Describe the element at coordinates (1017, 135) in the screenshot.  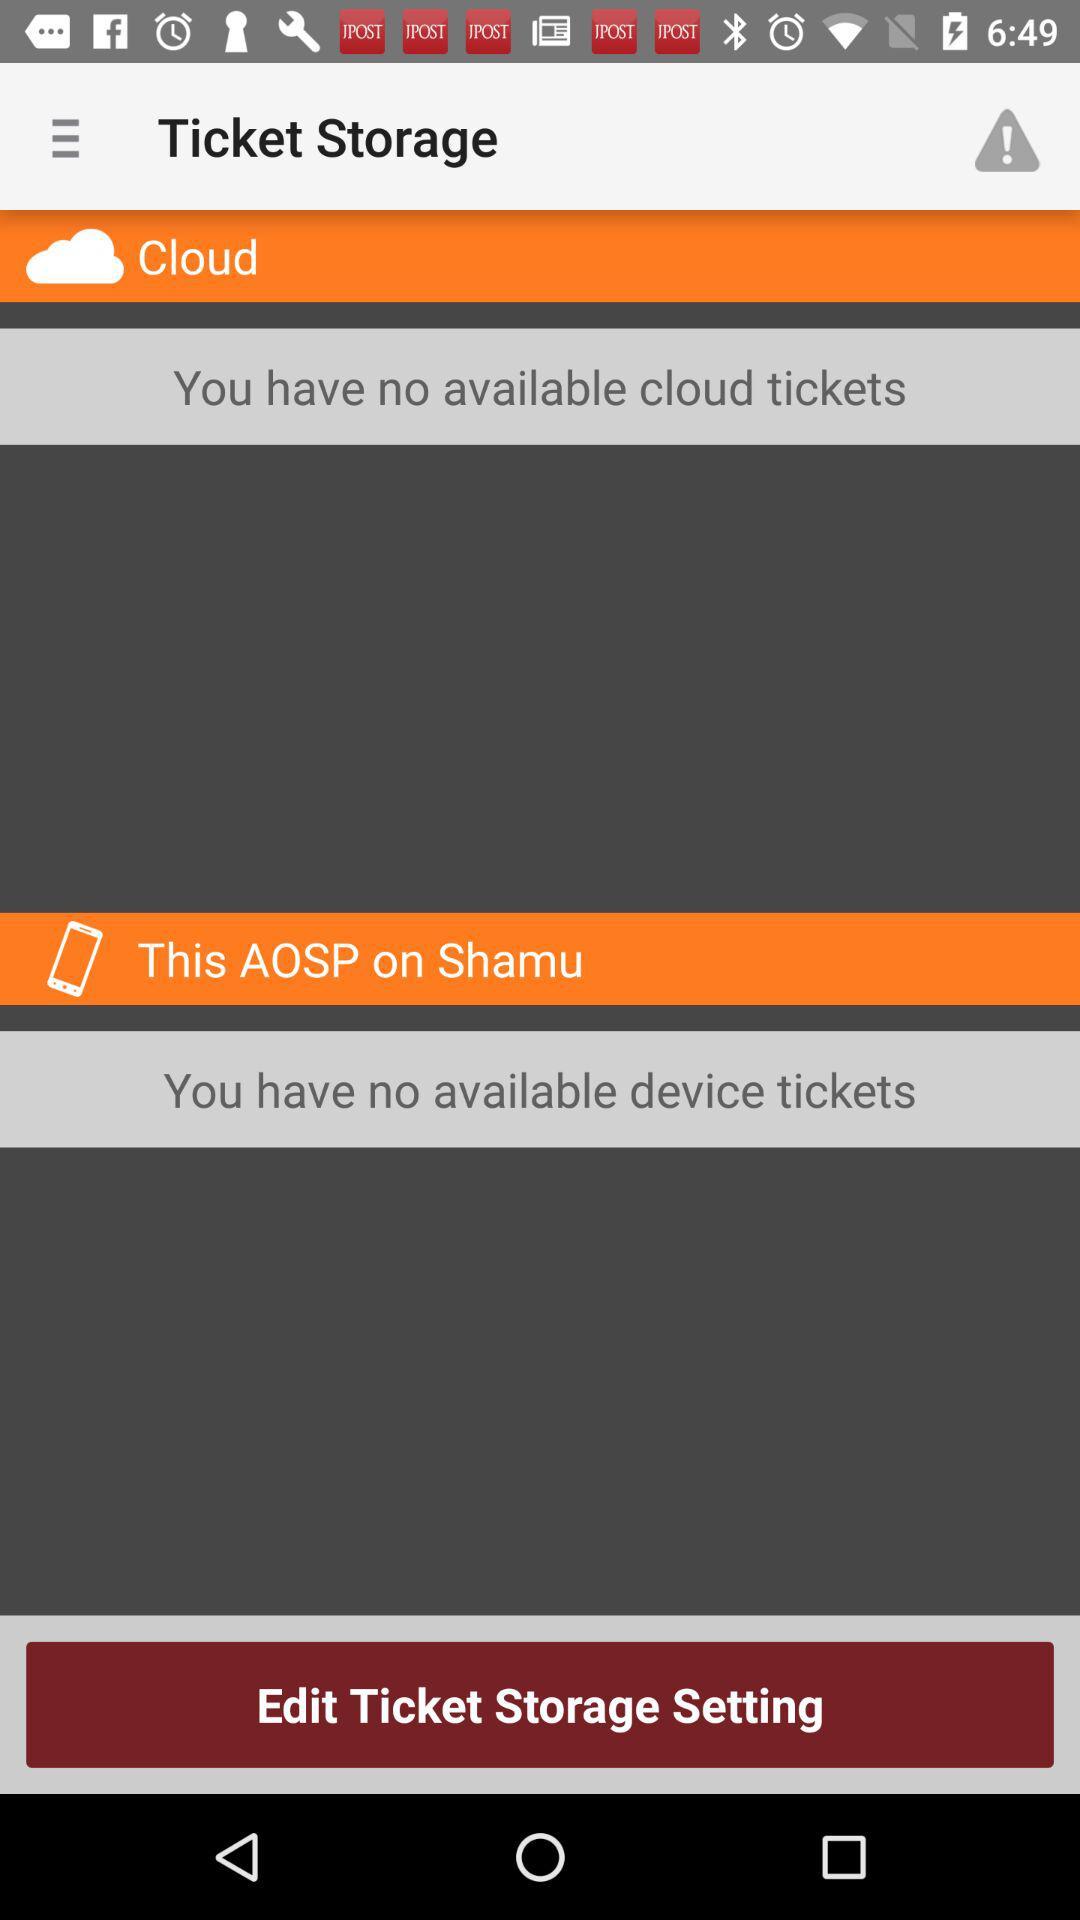
I see `the icon next to ticket storage icon` at that location.